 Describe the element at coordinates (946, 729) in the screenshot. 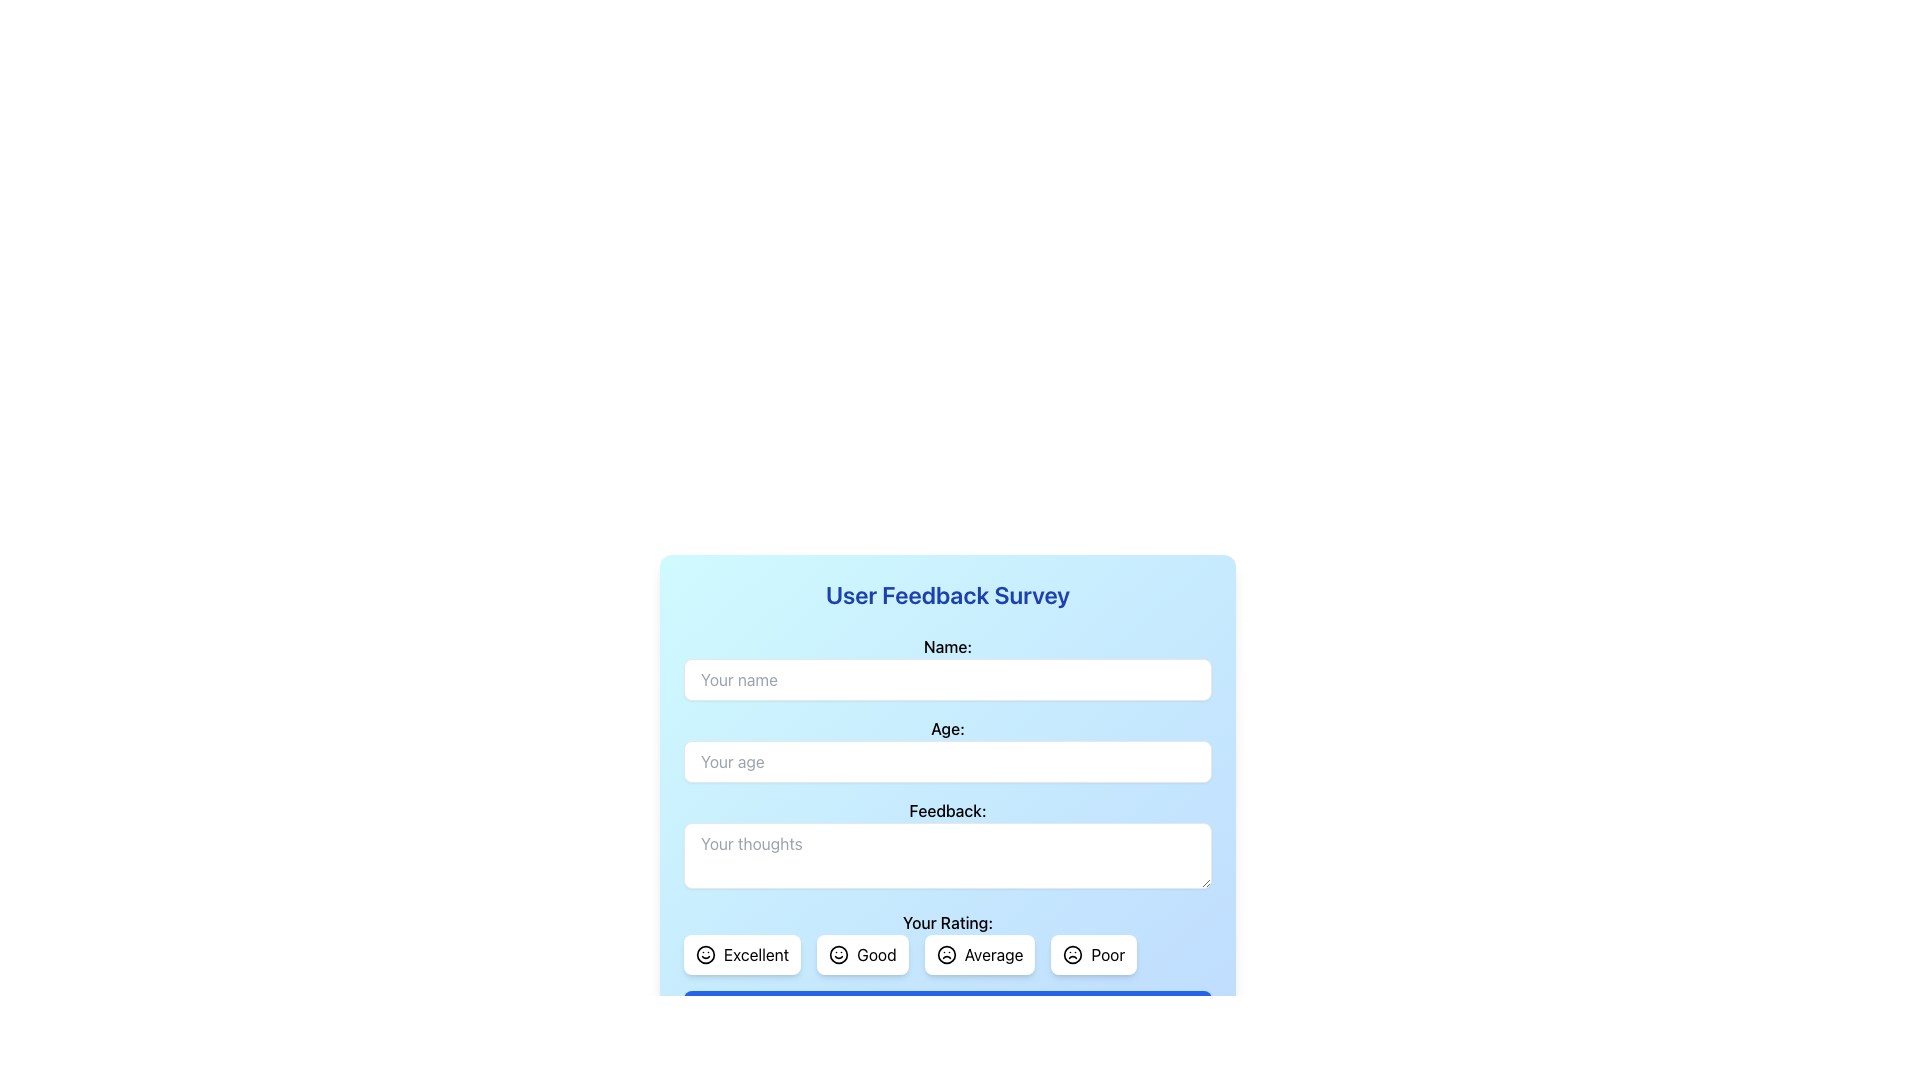

I see `the text label that displays 'Age:' in a medium thickness font, located in the 'User Feedback Survey' form, positioned to the top-left of the age input field` at that location.